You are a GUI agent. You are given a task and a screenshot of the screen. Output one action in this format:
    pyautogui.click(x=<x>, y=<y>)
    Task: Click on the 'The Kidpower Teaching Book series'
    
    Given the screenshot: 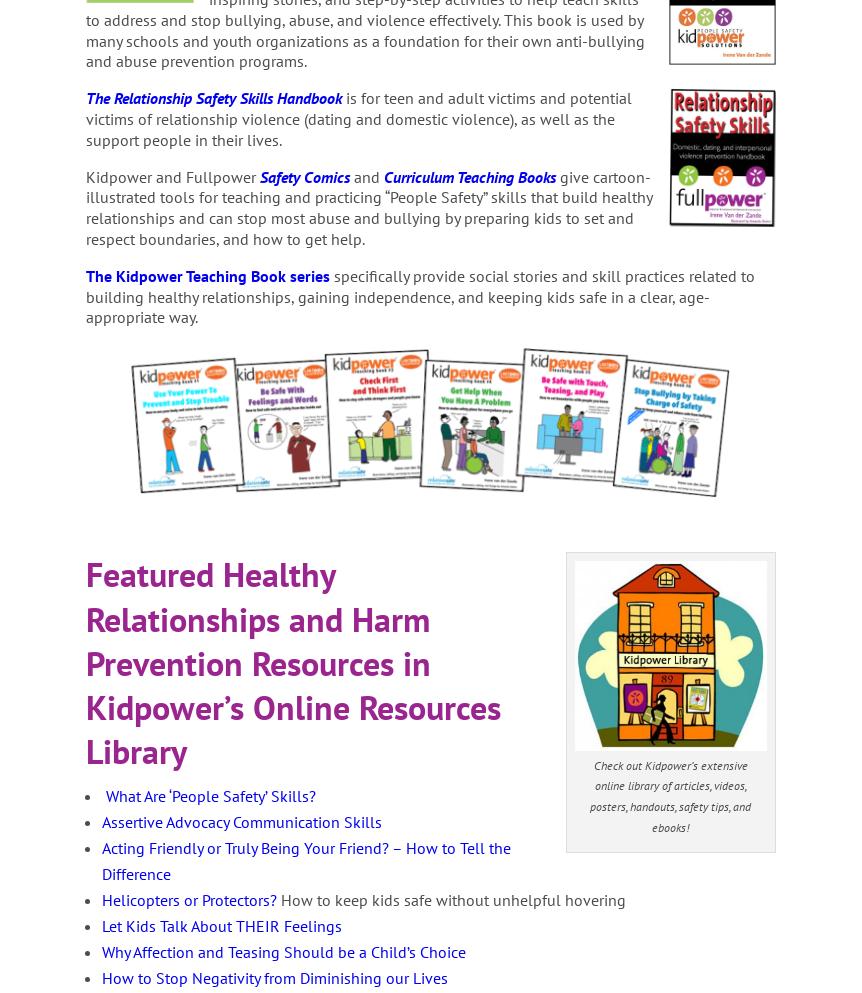 What is the action you would take?
    pyautogui.click(x=208, y=274)
    